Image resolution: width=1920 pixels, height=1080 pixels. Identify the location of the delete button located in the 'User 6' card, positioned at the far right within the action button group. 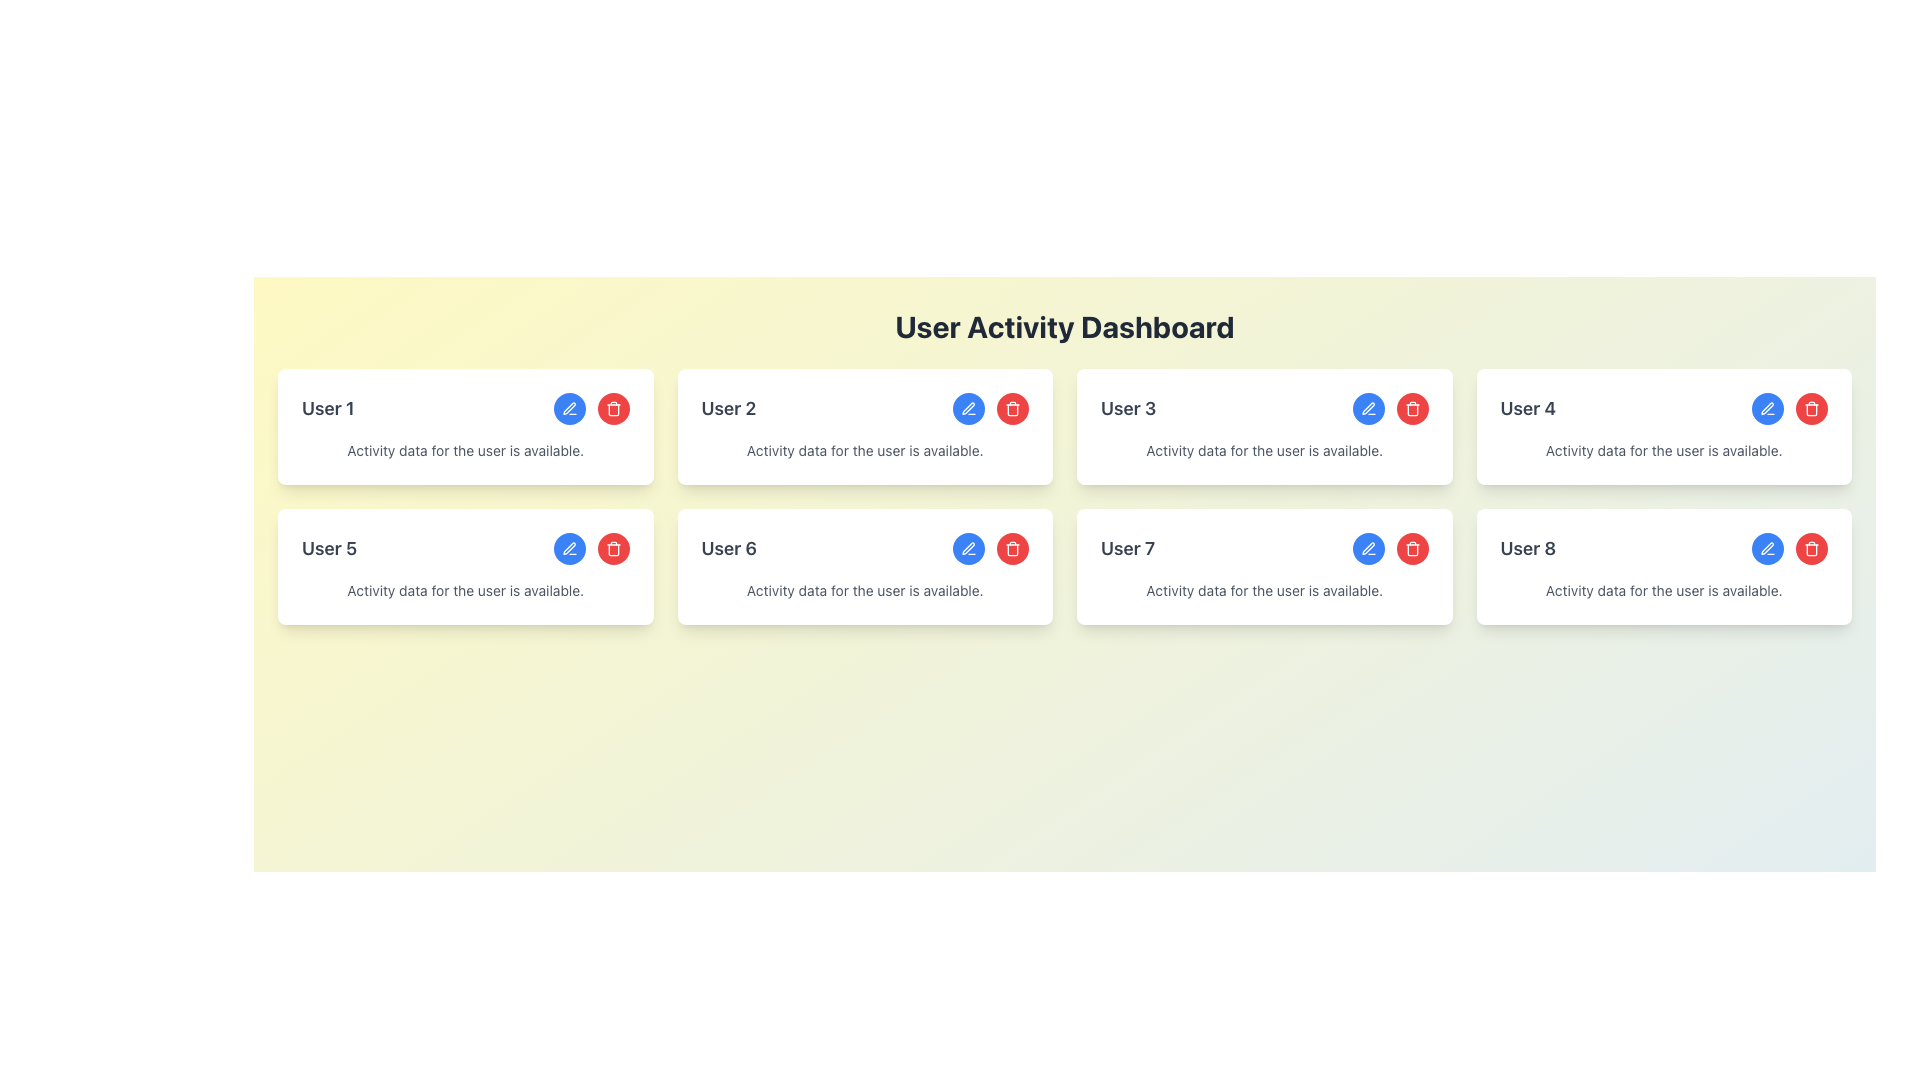
(1012, 548).